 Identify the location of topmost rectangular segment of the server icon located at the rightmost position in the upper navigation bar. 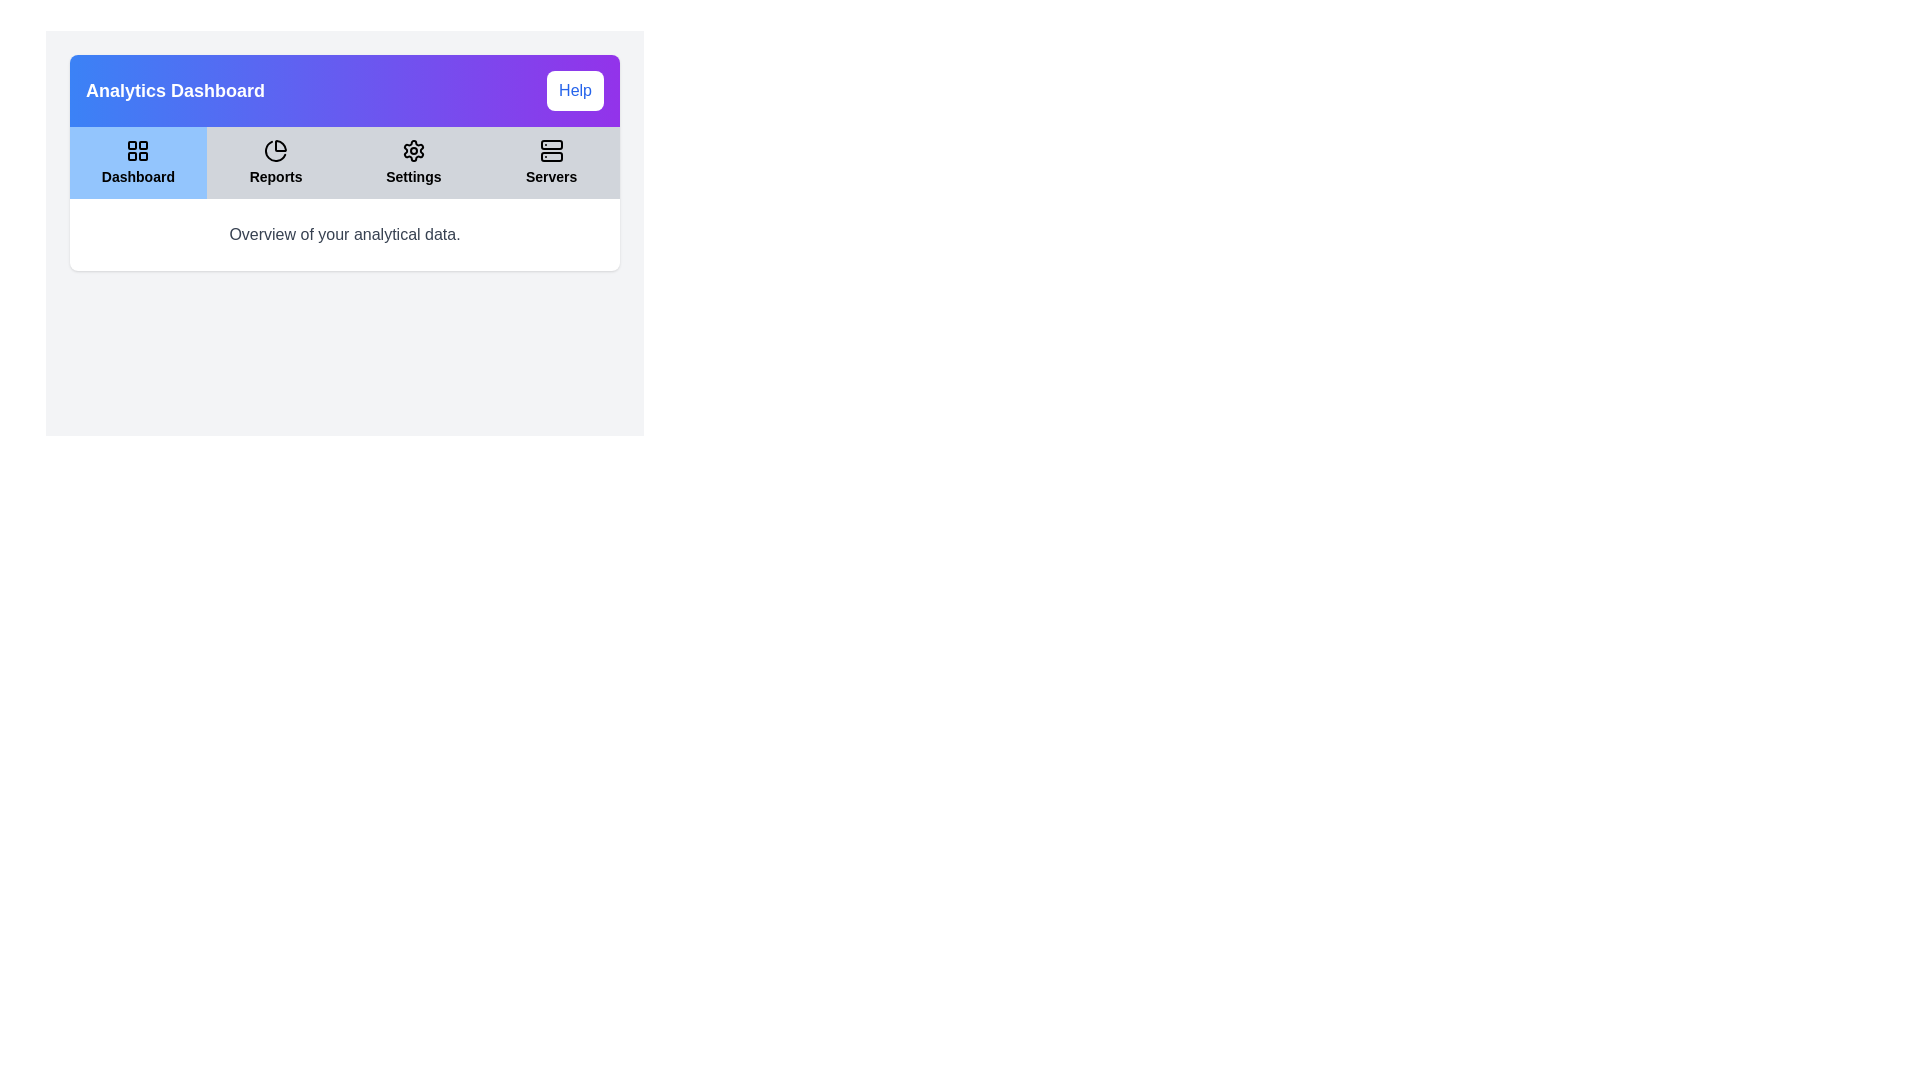
(551, 144).